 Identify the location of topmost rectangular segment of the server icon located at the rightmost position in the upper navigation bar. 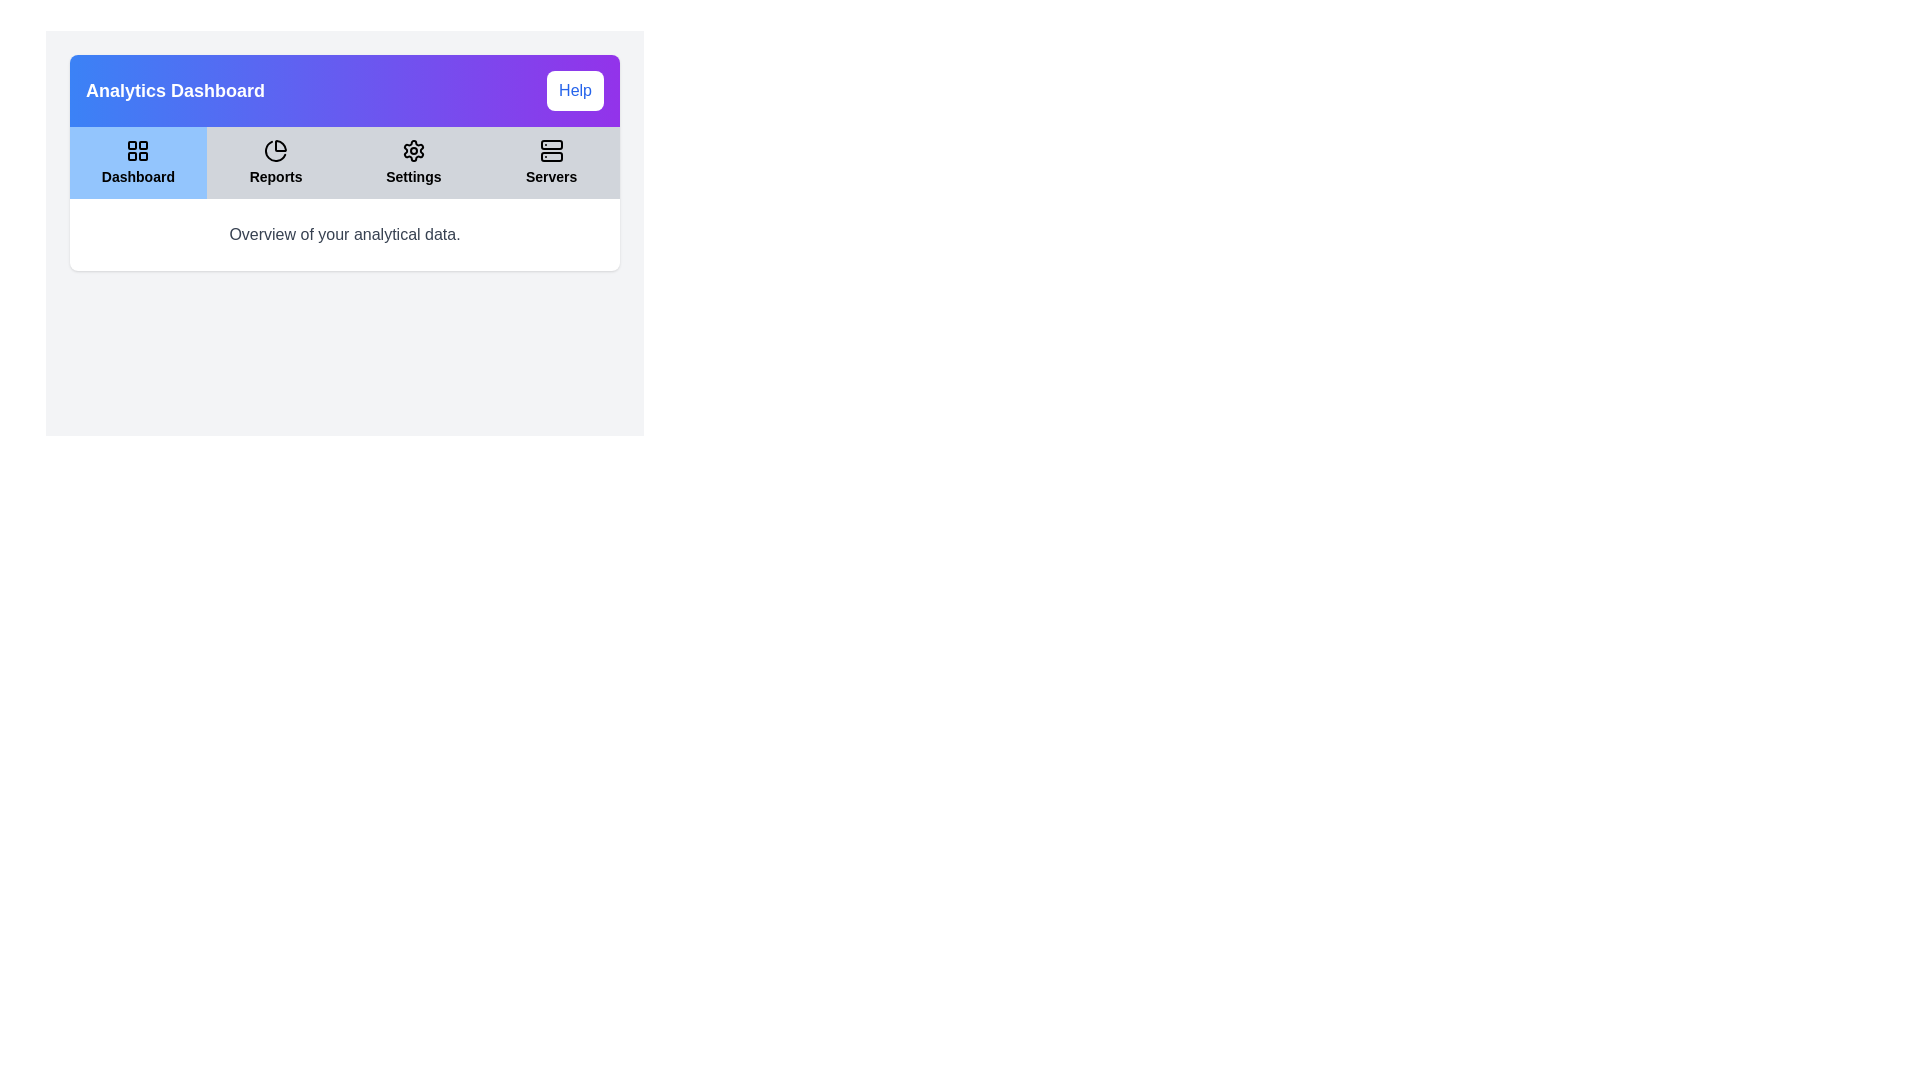
(551, 144).